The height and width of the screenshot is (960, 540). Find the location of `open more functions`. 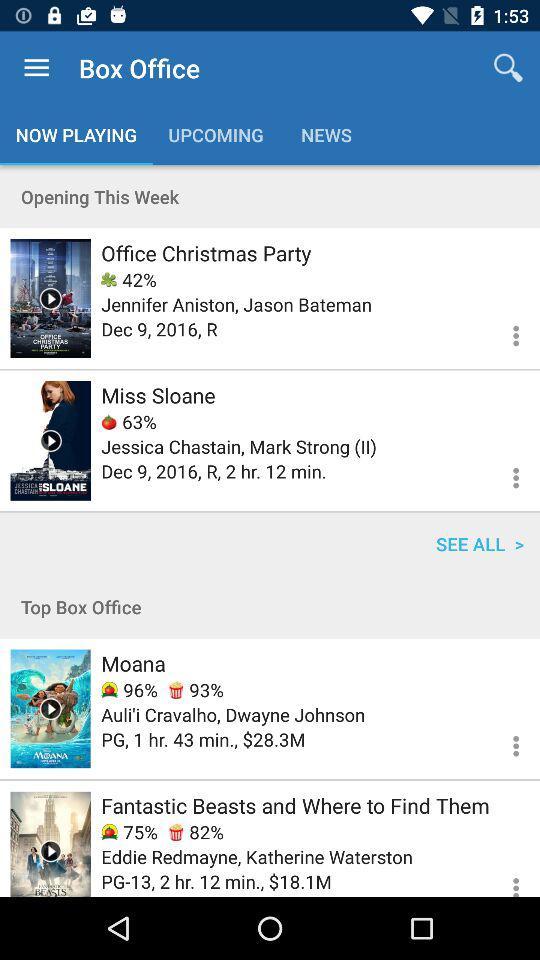

open more functions is located at coordinates (503, 742).